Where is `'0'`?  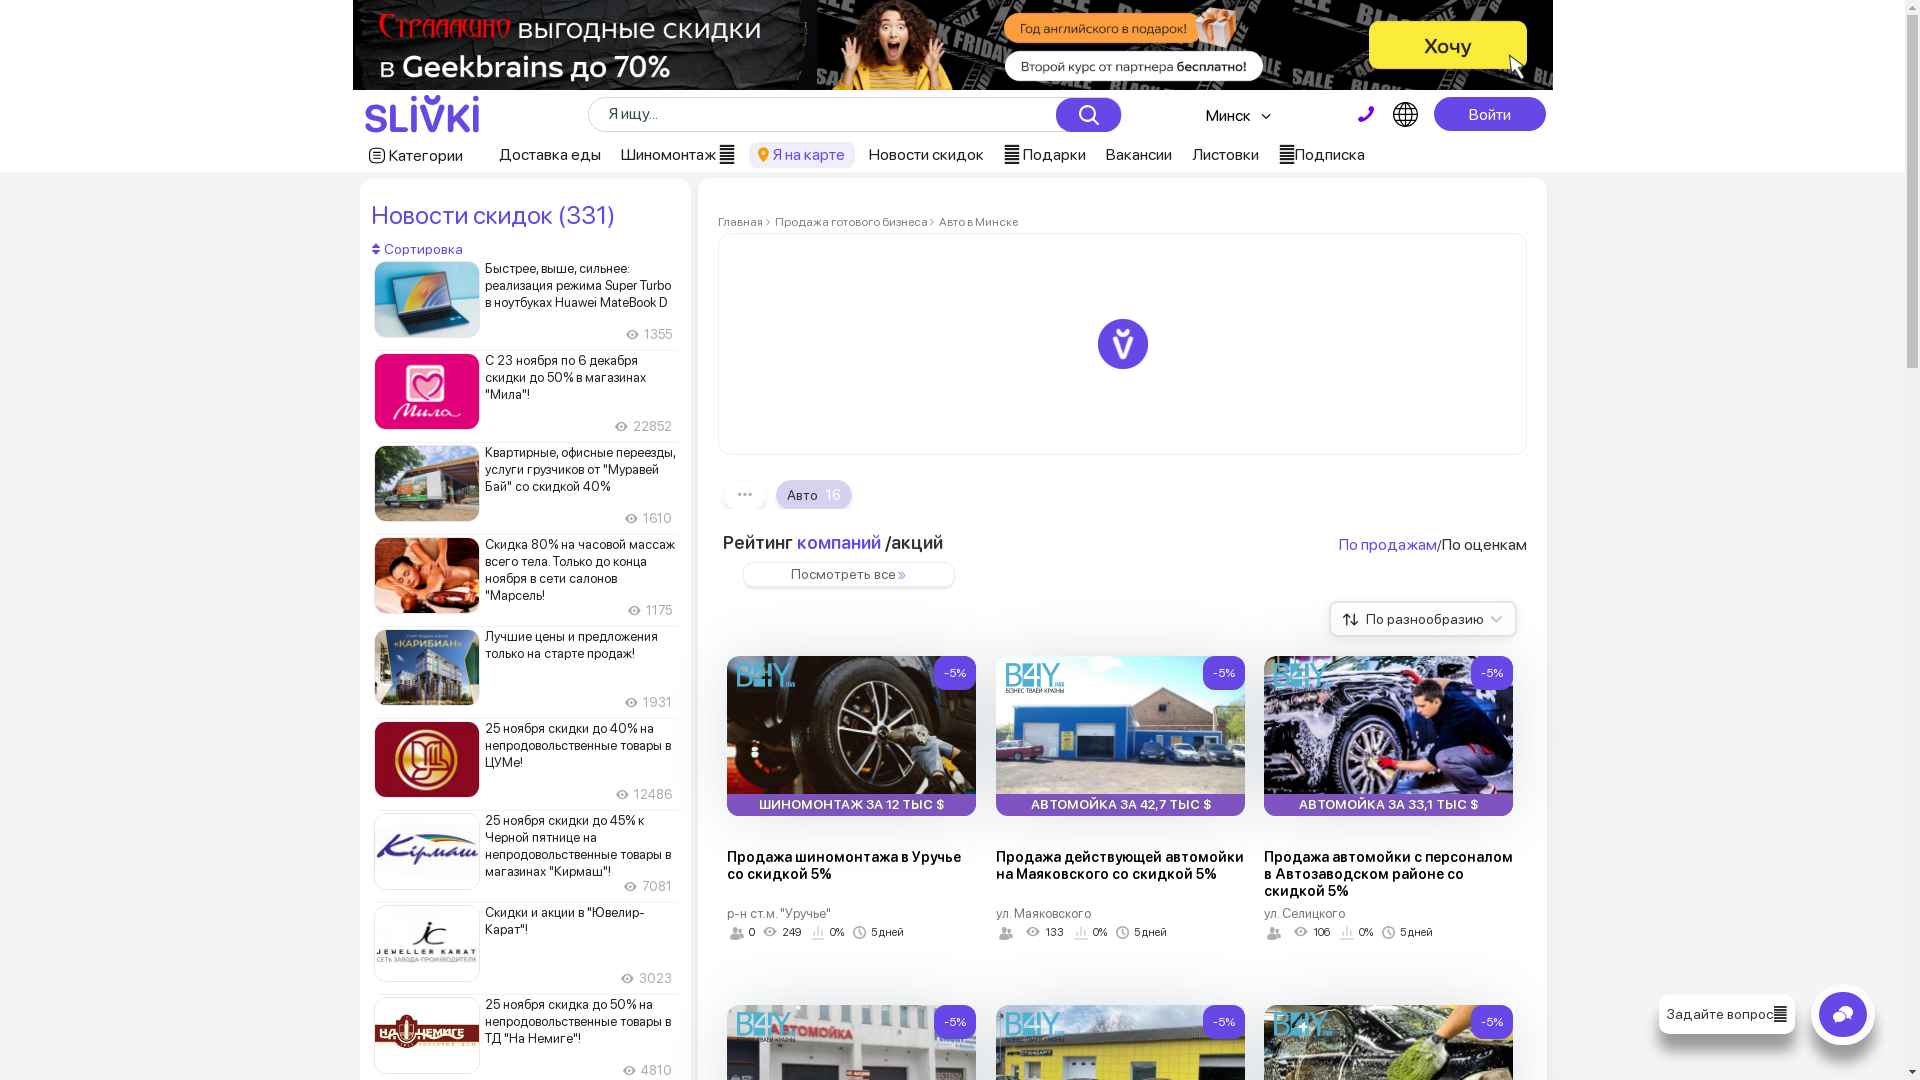 '0' is located at coordinates (725, 933).